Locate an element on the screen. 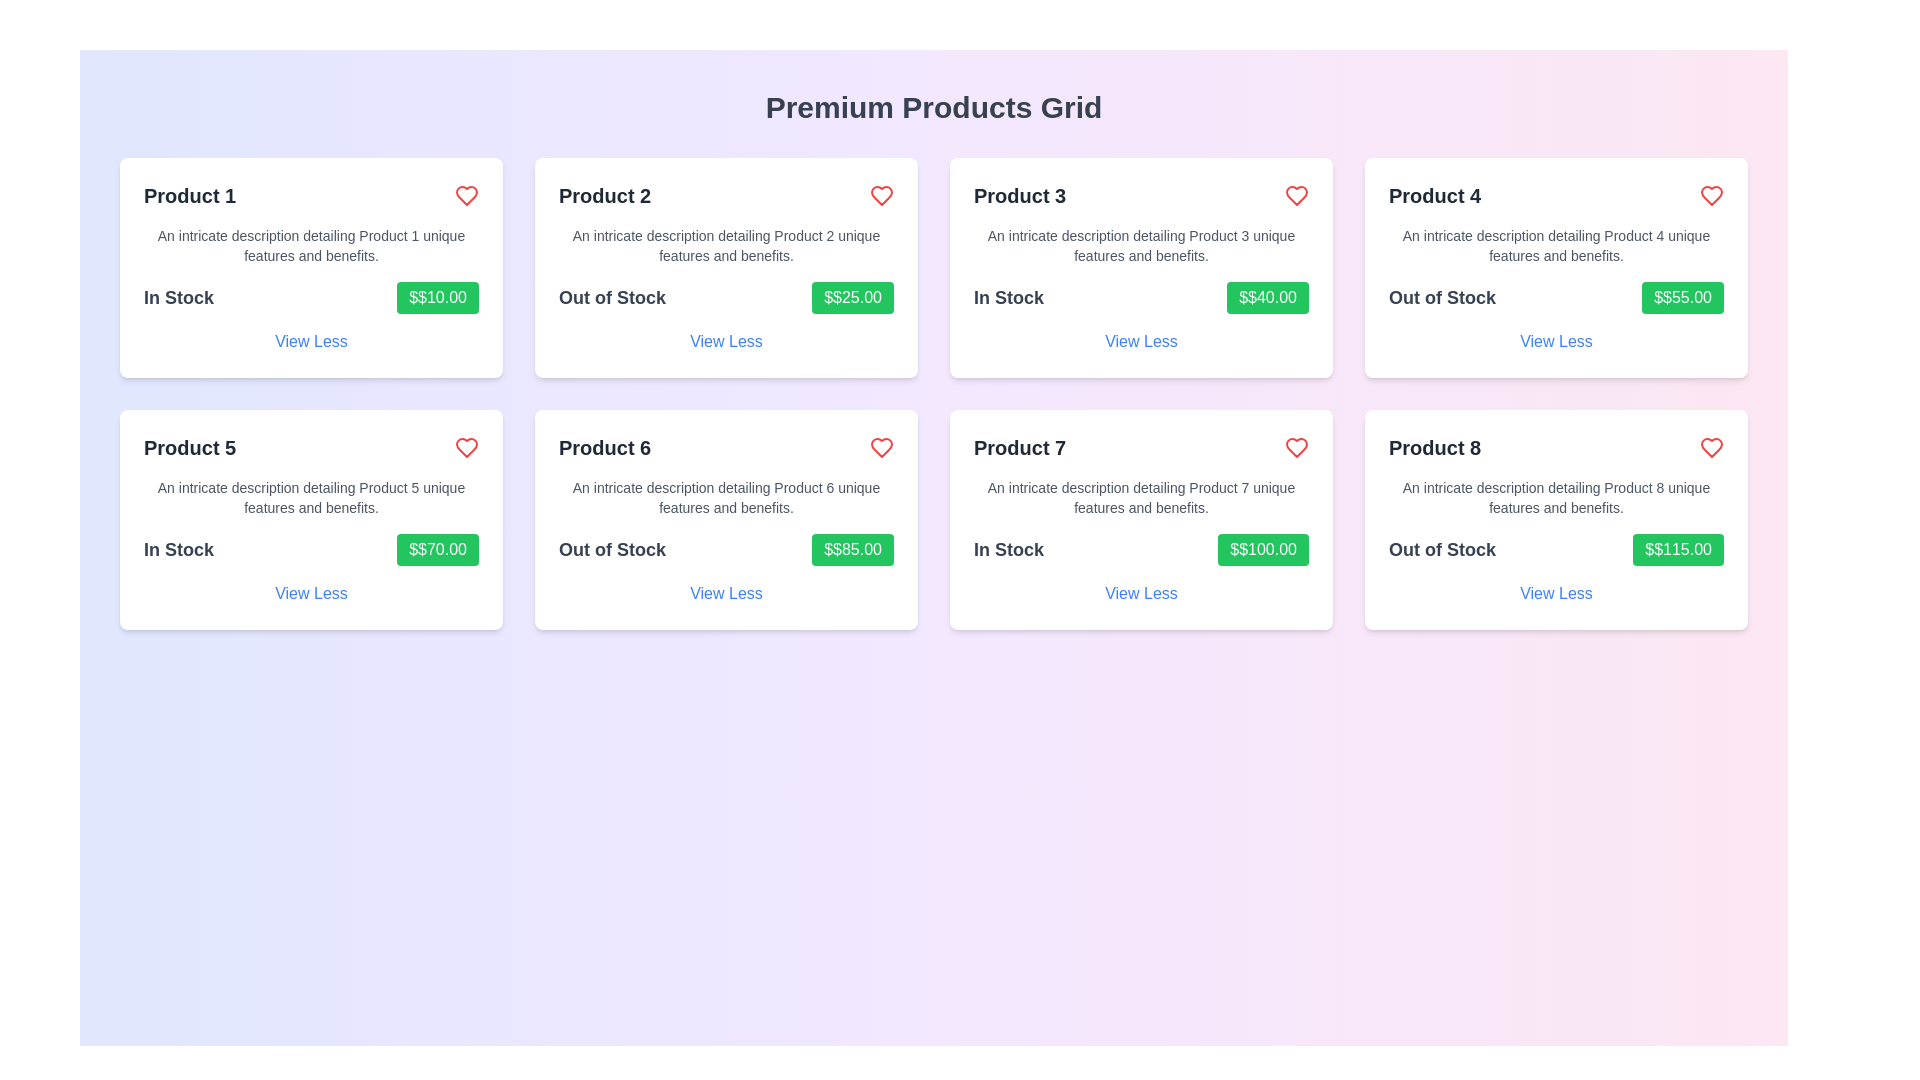 Image resolution: width=1920 pixels, height=1080 pixels. the bold, large text element reading 'Product 3' is located at coordinates (1020, 196).